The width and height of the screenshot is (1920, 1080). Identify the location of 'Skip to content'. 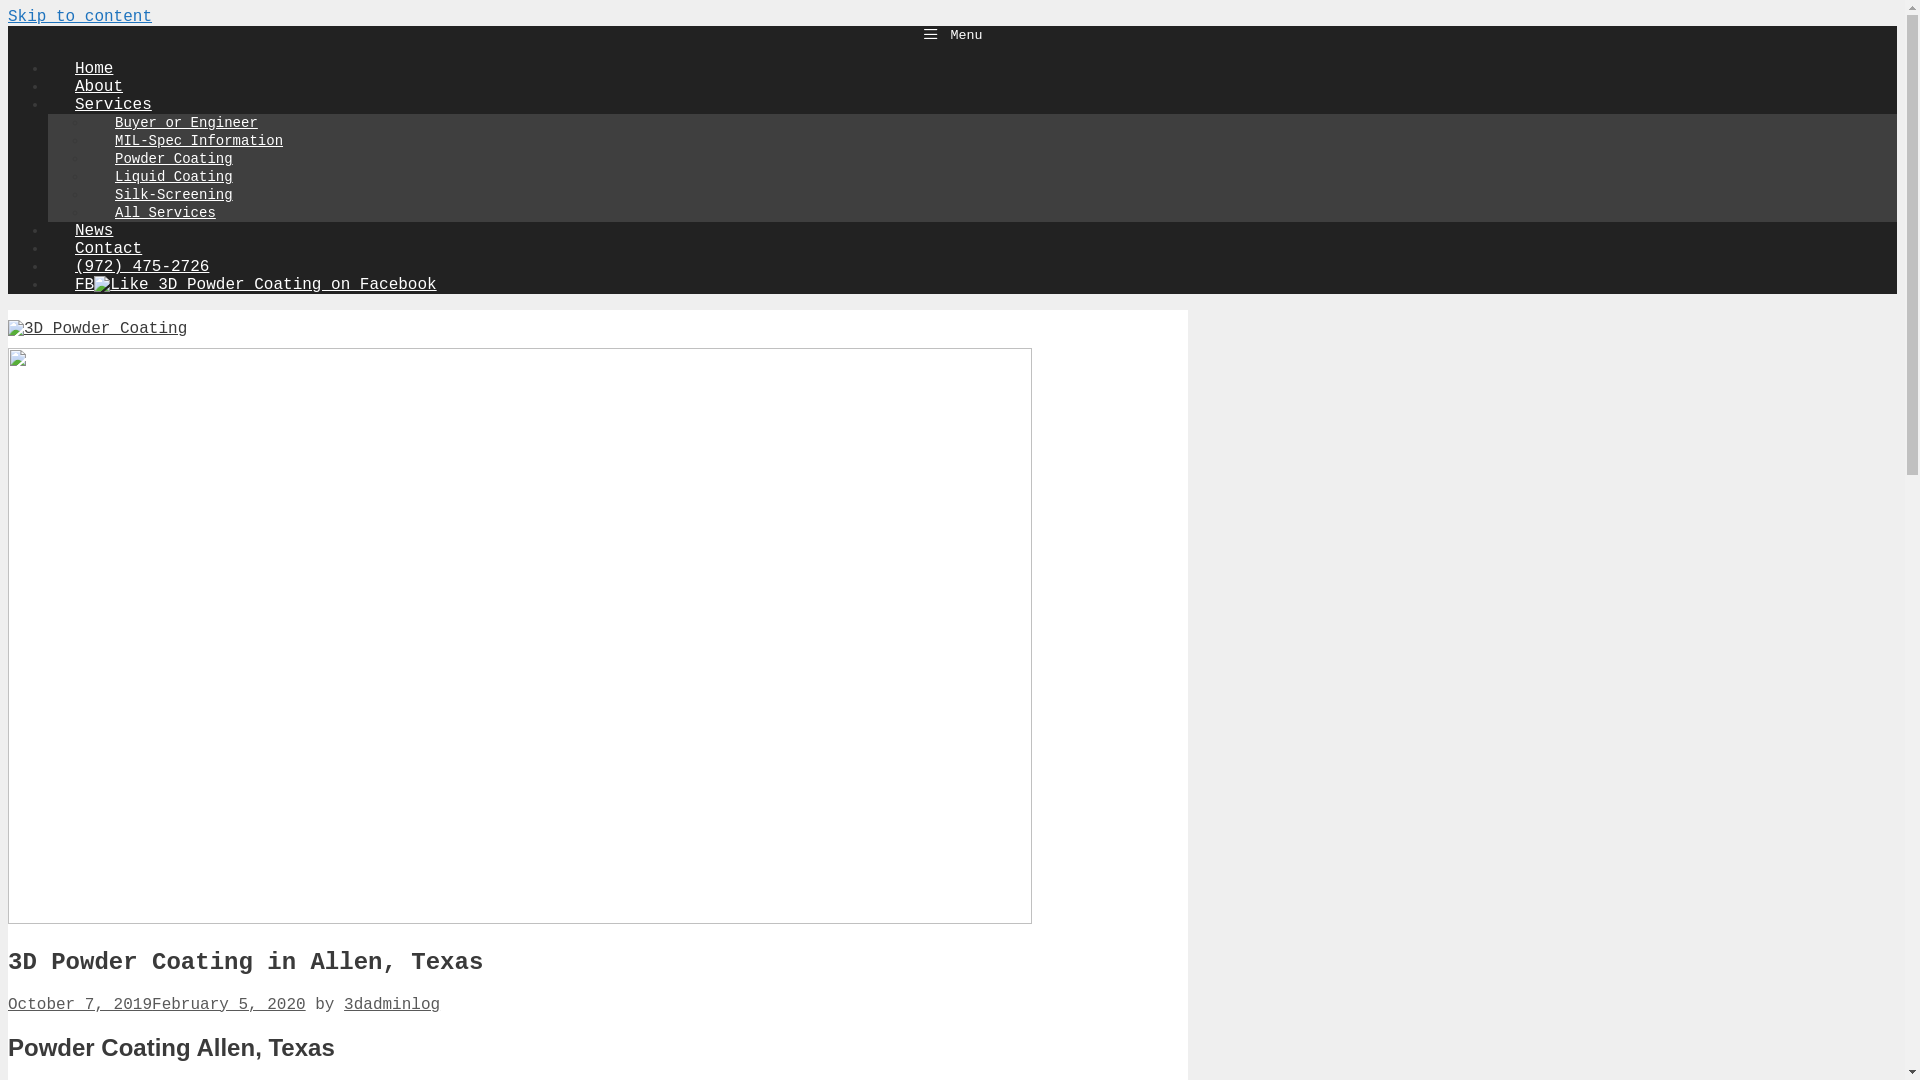
(80, 16).